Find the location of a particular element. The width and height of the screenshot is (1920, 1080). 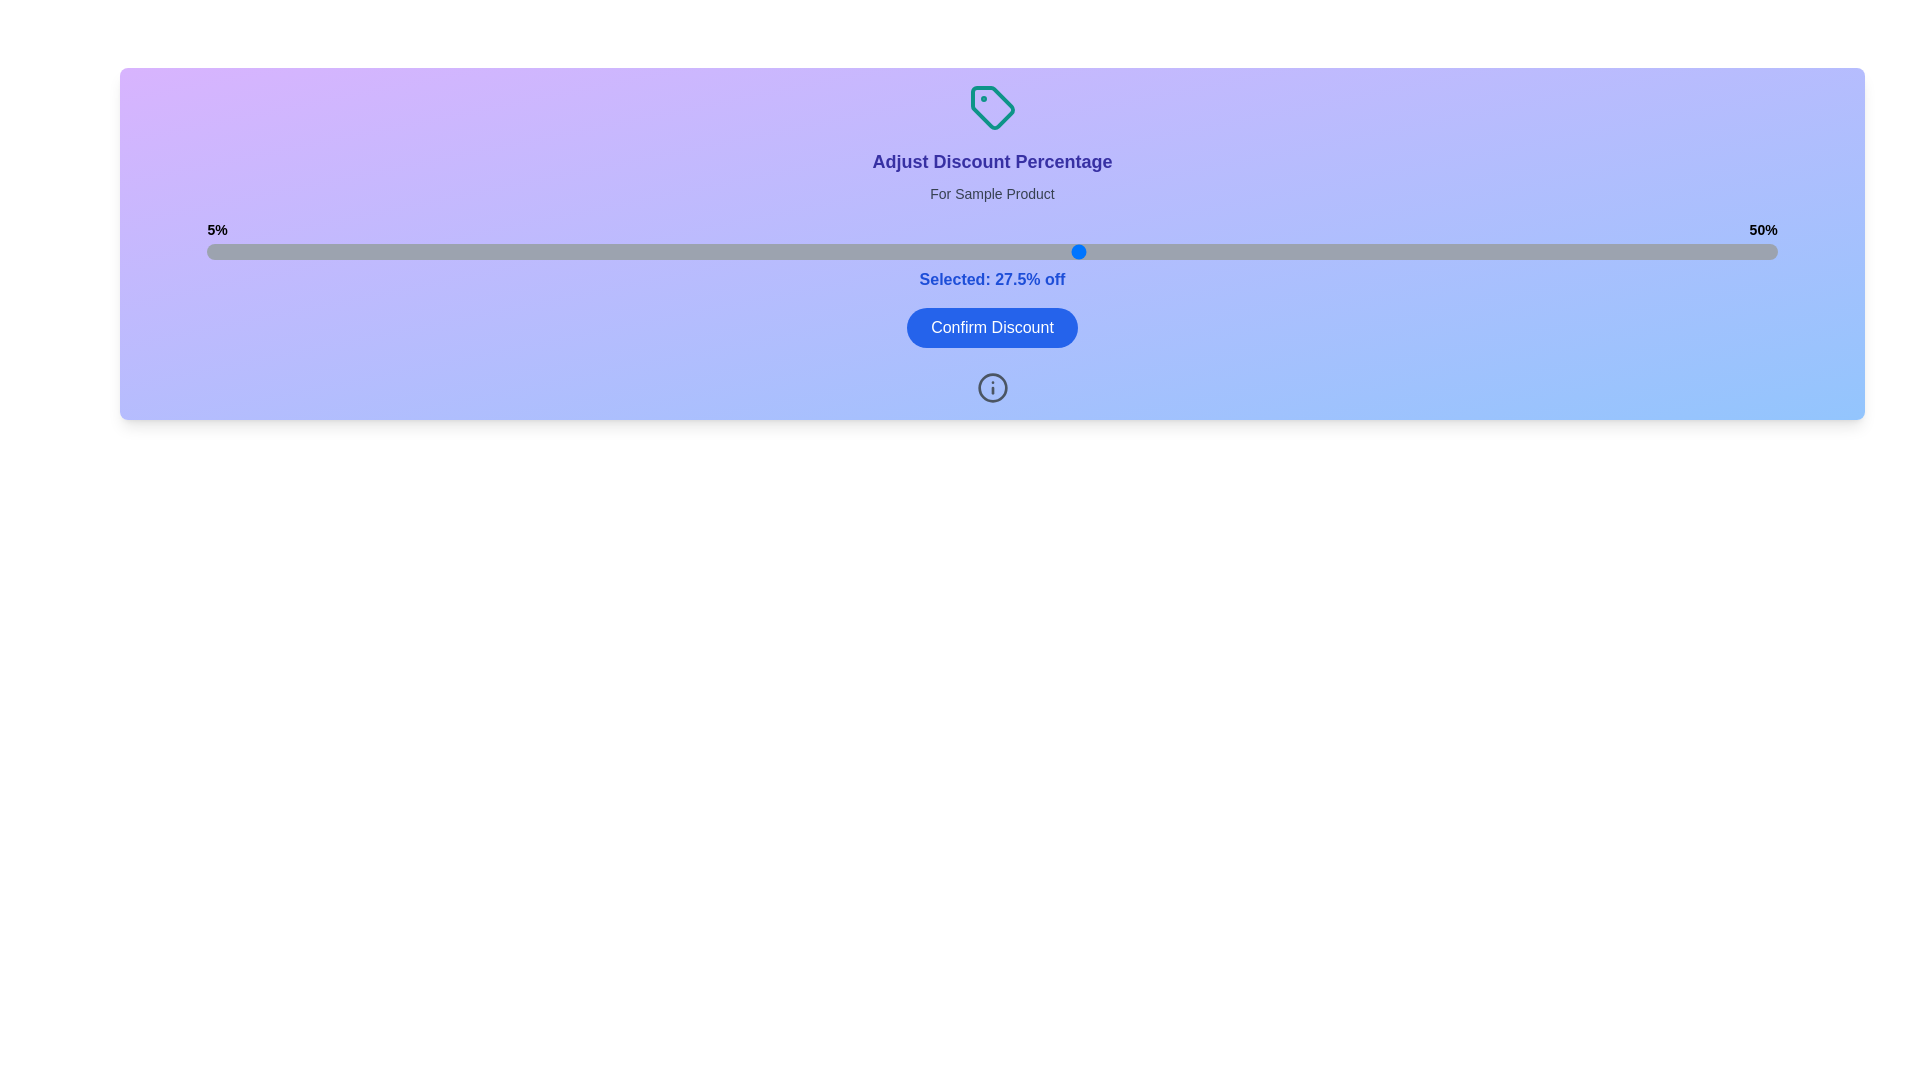

the text label that says 'For Sample Product,' which is styled with a light gray font and positioned centrally beneath the 'Adjust Discount Percentage' heading is located at coordinates (992, 193).